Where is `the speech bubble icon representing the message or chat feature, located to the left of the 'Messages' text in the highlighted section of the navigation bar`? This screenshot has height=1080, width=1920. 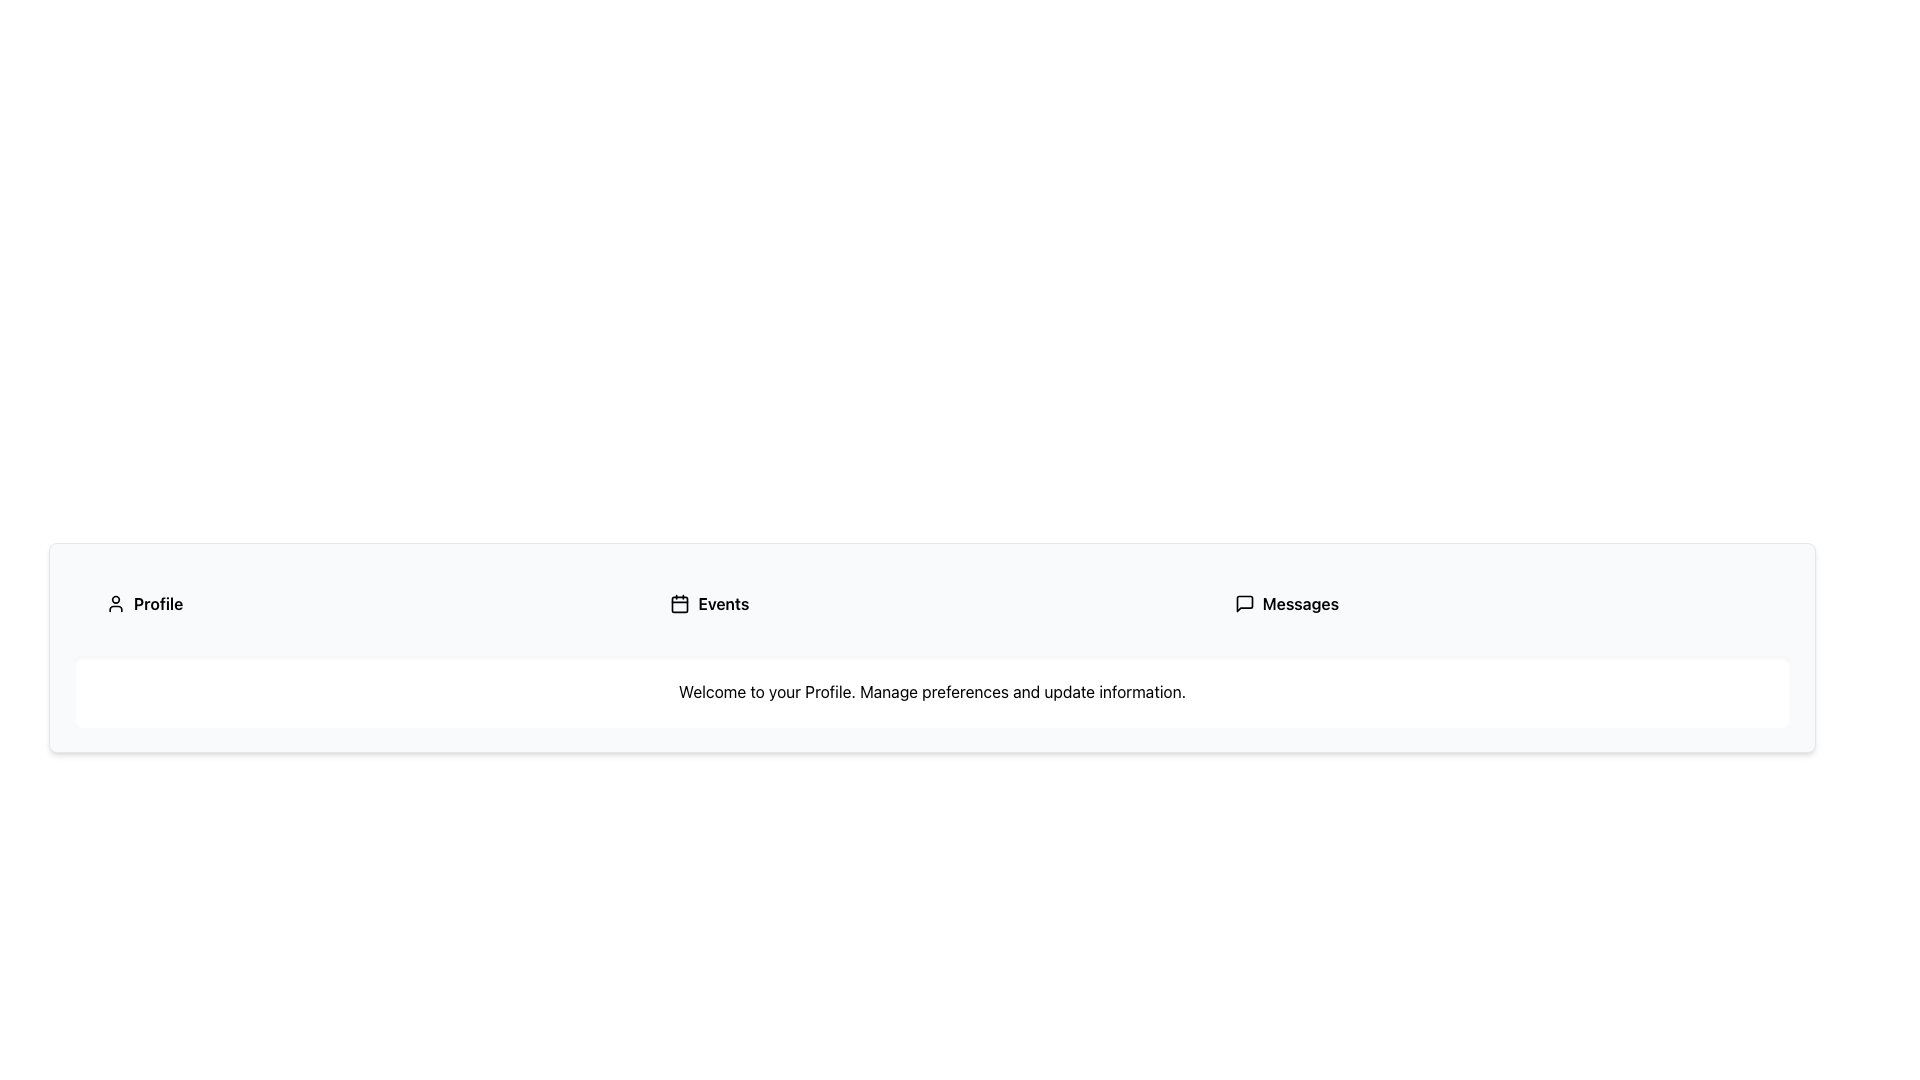 the speech bubble icon representing the message or chat feature, located to the left of the 'Messages' text in the highlighted section of the navigation bar is located at coordinates (1243, 603).